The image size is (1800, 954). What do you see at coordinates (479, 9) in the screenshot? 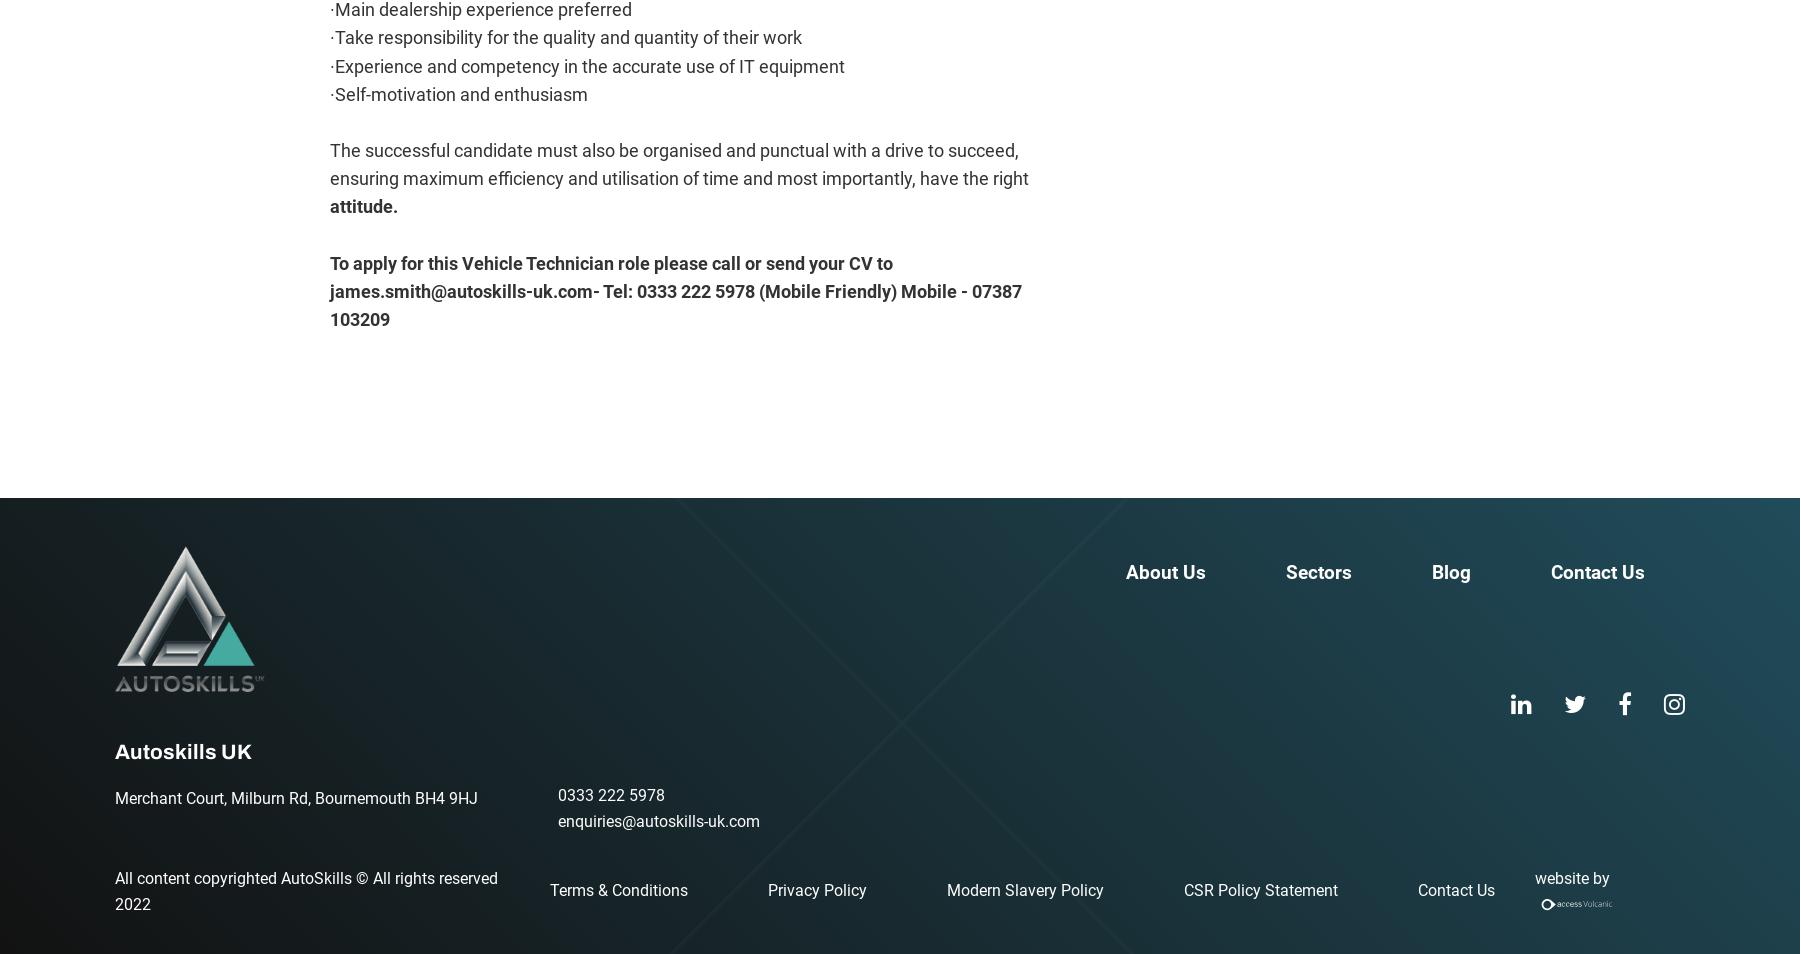
I see `'·Main dealership experience preferred'` at bounding box center [479, 9].